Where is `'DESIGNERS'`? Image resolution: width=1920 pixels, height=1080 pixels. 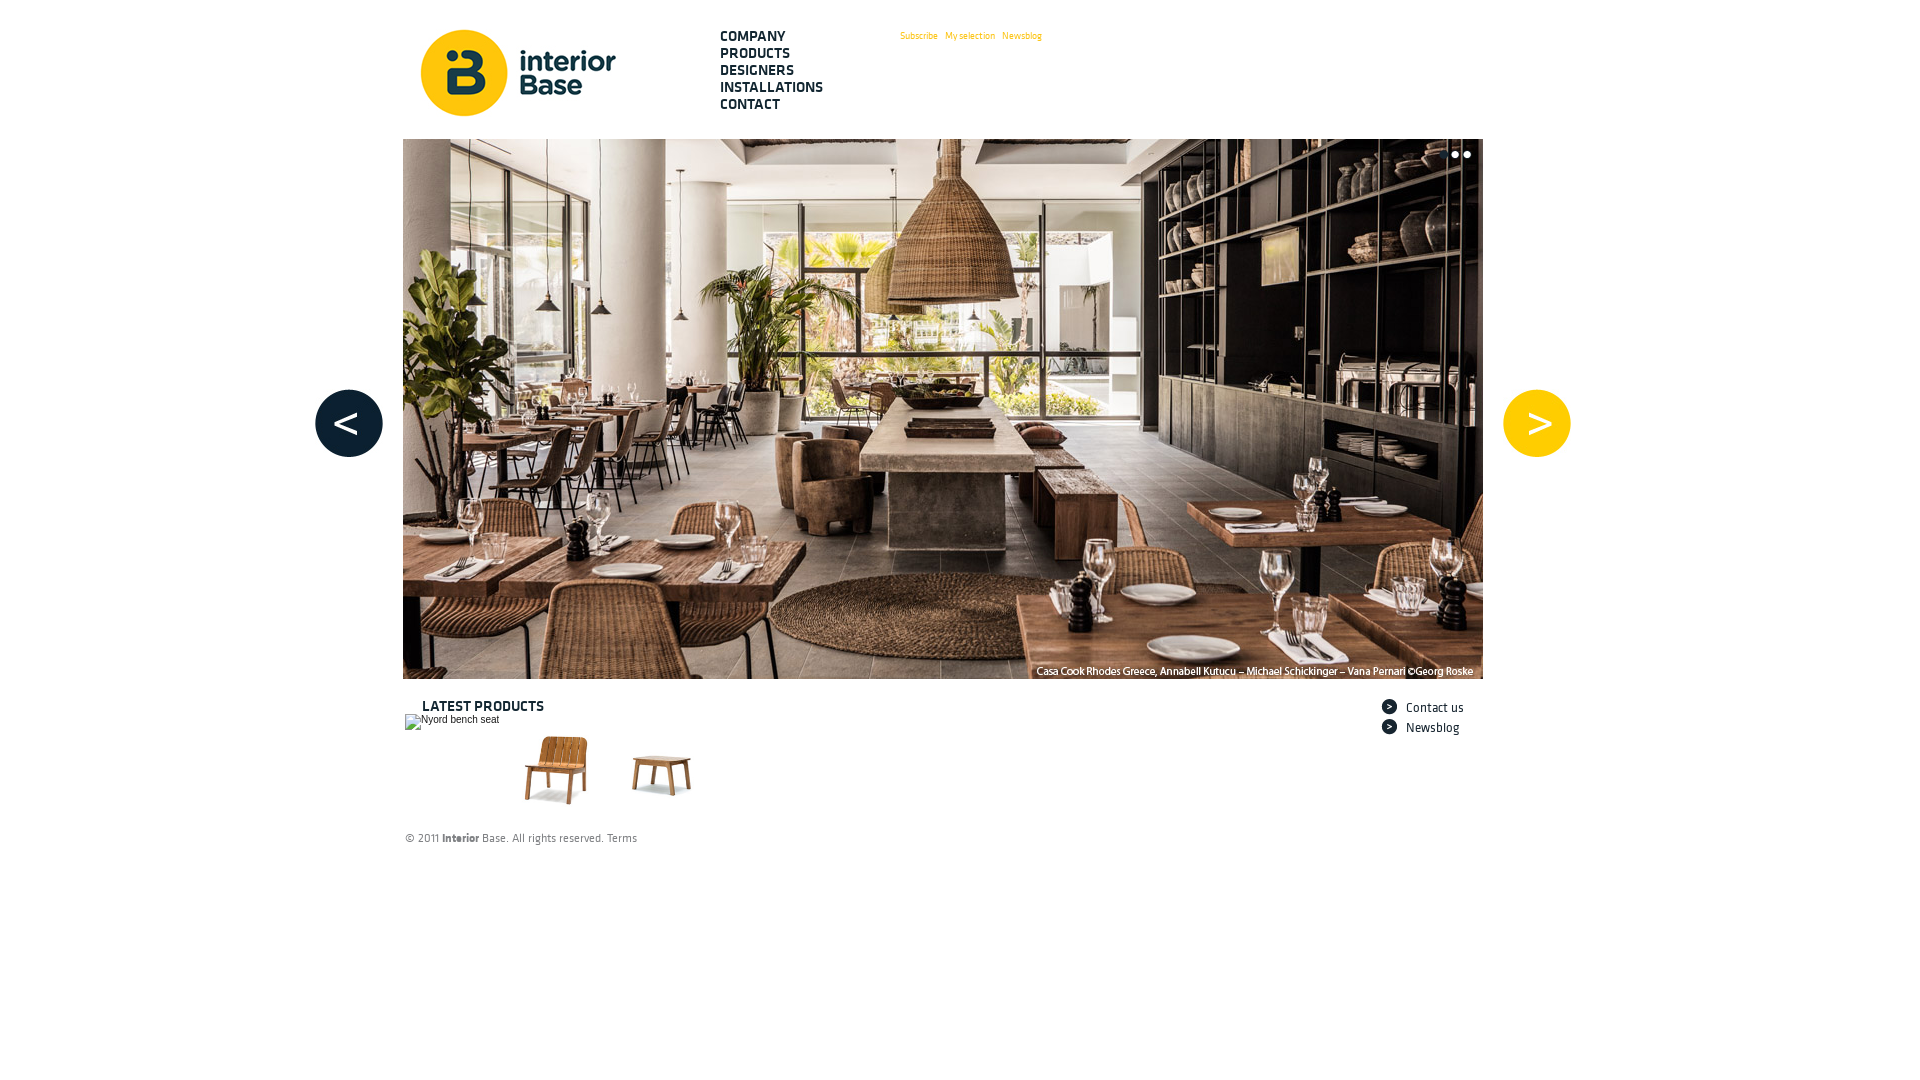 'DESIGNERS' is located at coordinates (720, 69).